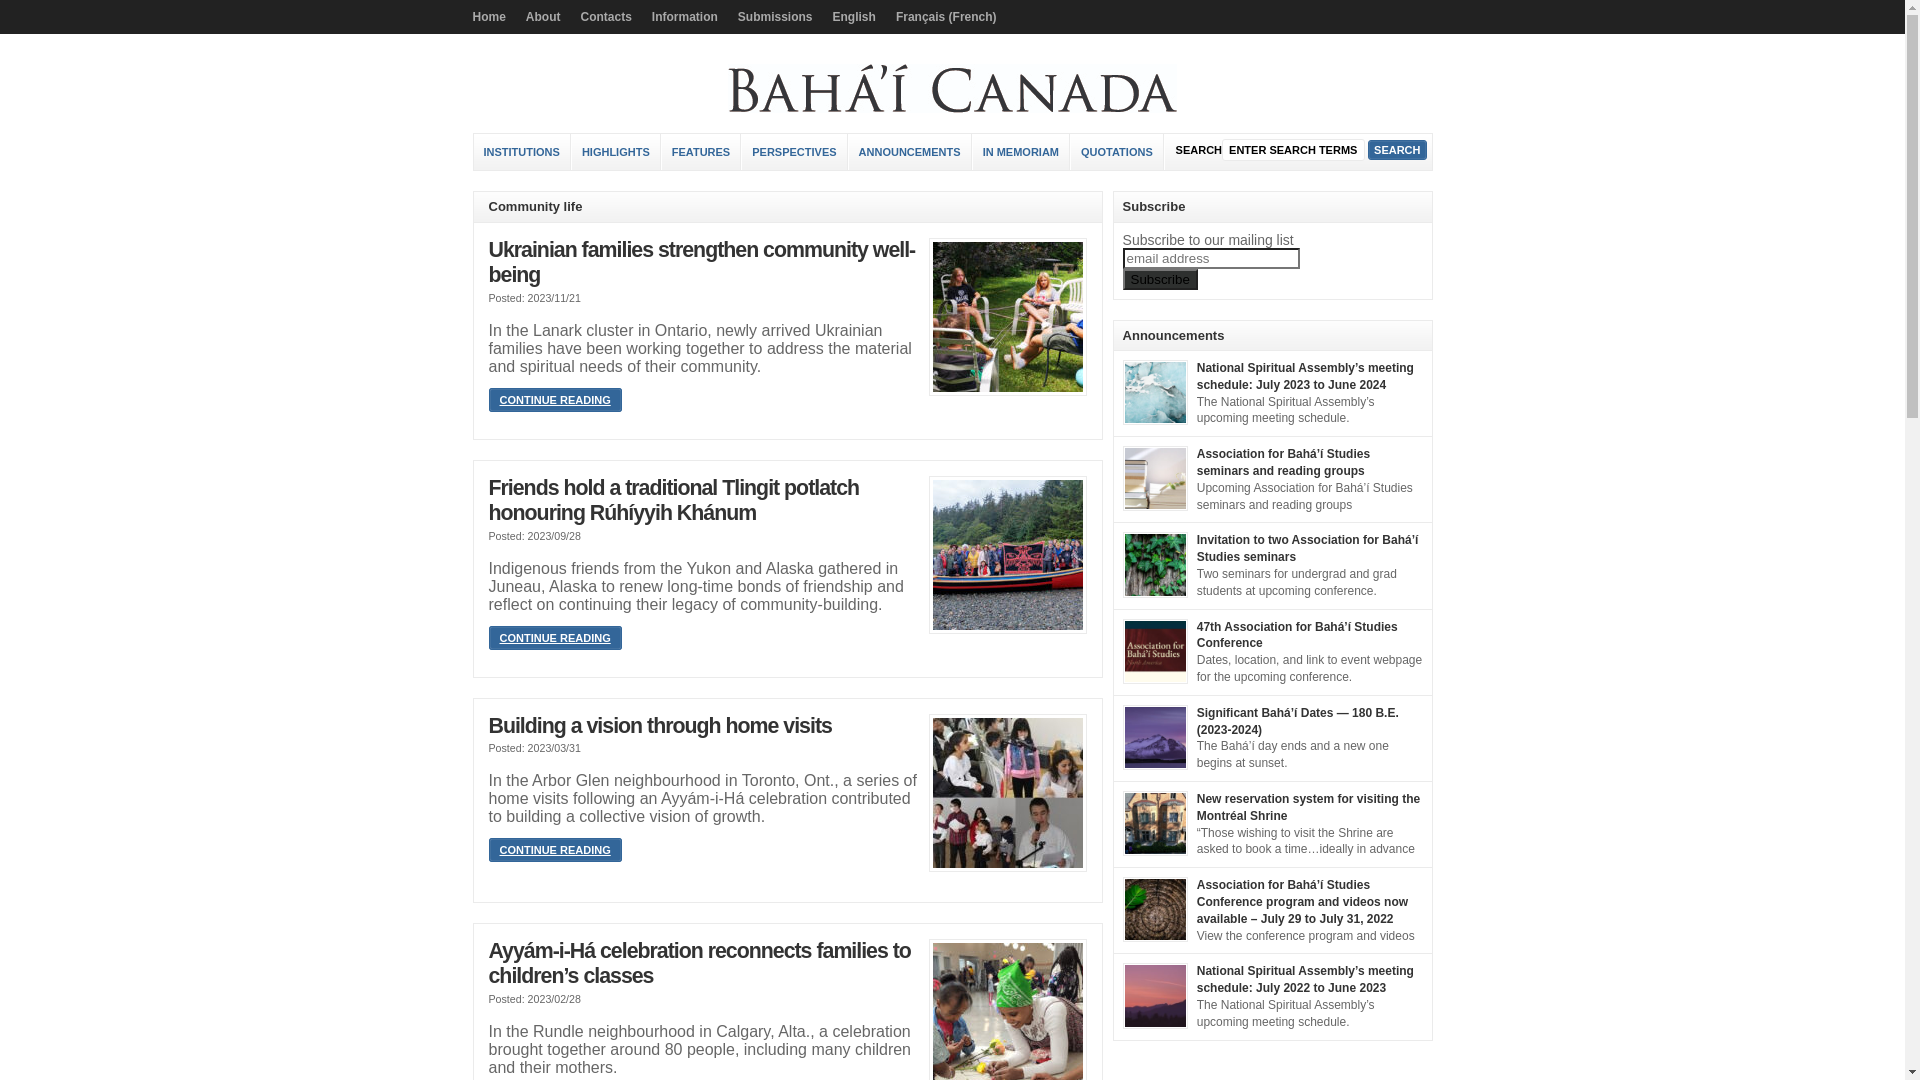 The height and width of the screenshot is (1080, 1920). Describe the element at coordinates (909, 150) in the screenshot. I see `'ANNOUNCEMENTS'` at that location.